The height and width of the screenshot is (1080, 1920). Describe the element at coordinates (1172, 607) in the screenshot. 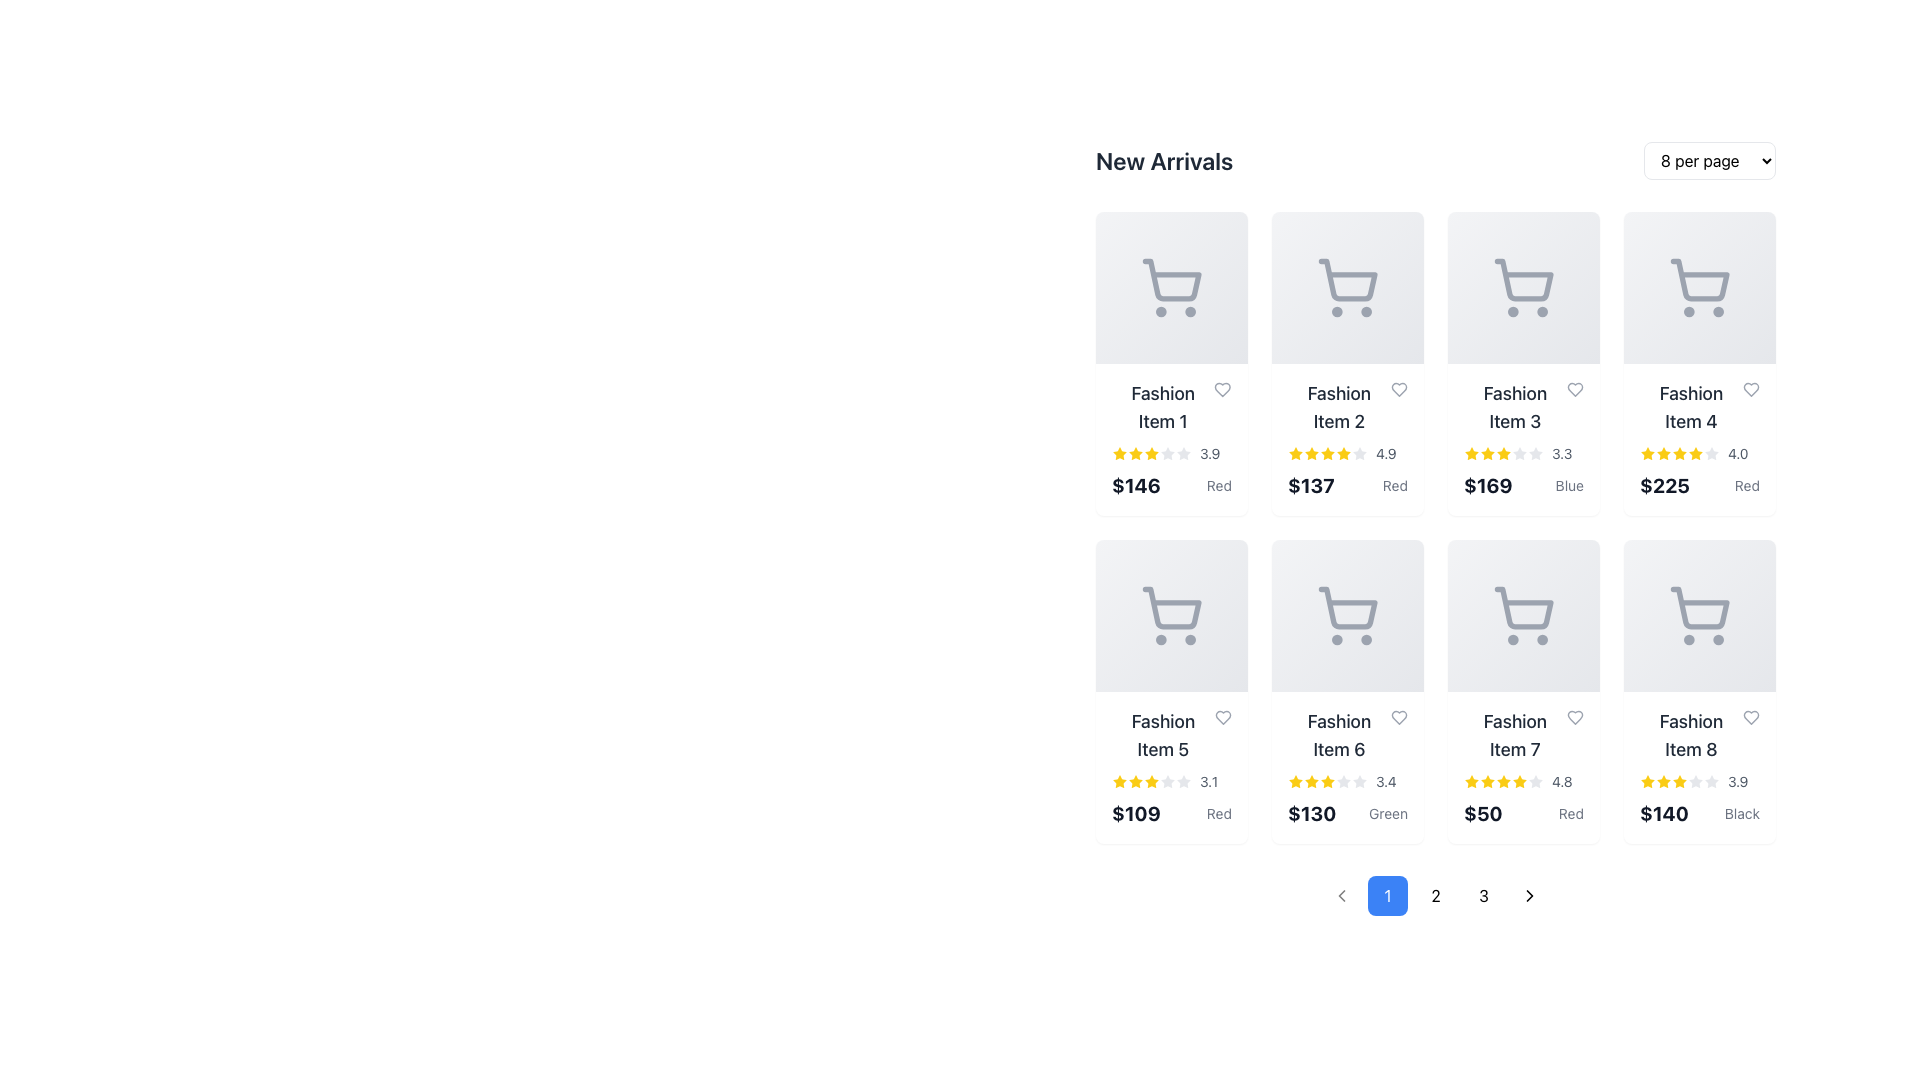

I see `the shopping cart icon in the card of 'Fashion Item 5', located in the second row and first column of the grid layout` at that location.